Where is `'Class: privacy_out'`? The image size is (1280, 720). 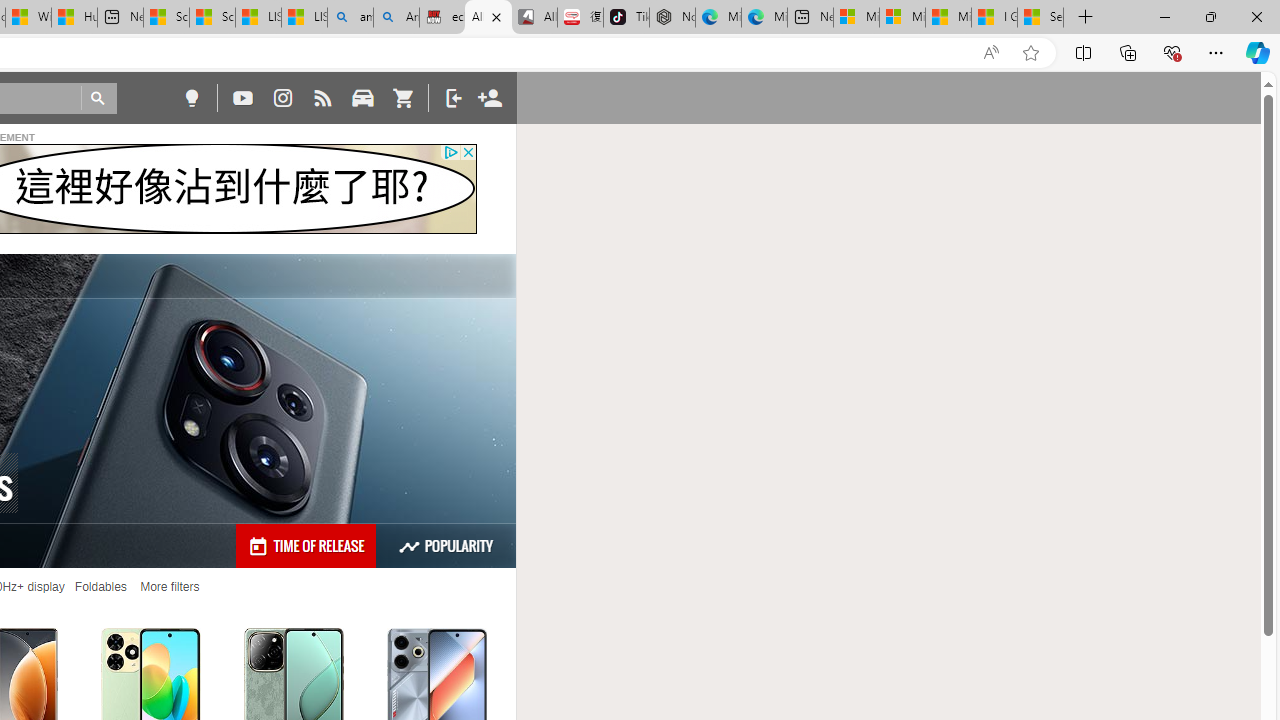
'Class: privacy_out' is located at coordinates (449, 151).